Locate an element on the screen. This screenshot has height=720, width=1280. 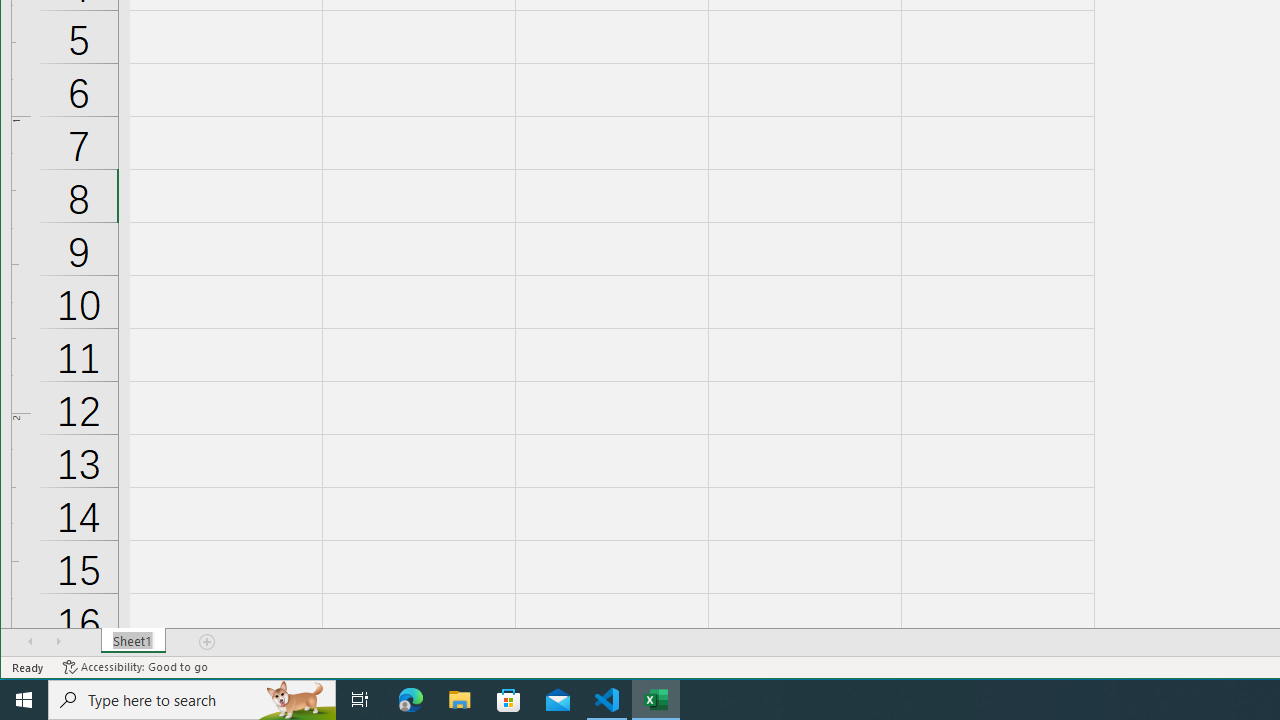
'Microsoft Store' is located at coordinates (509, 698).